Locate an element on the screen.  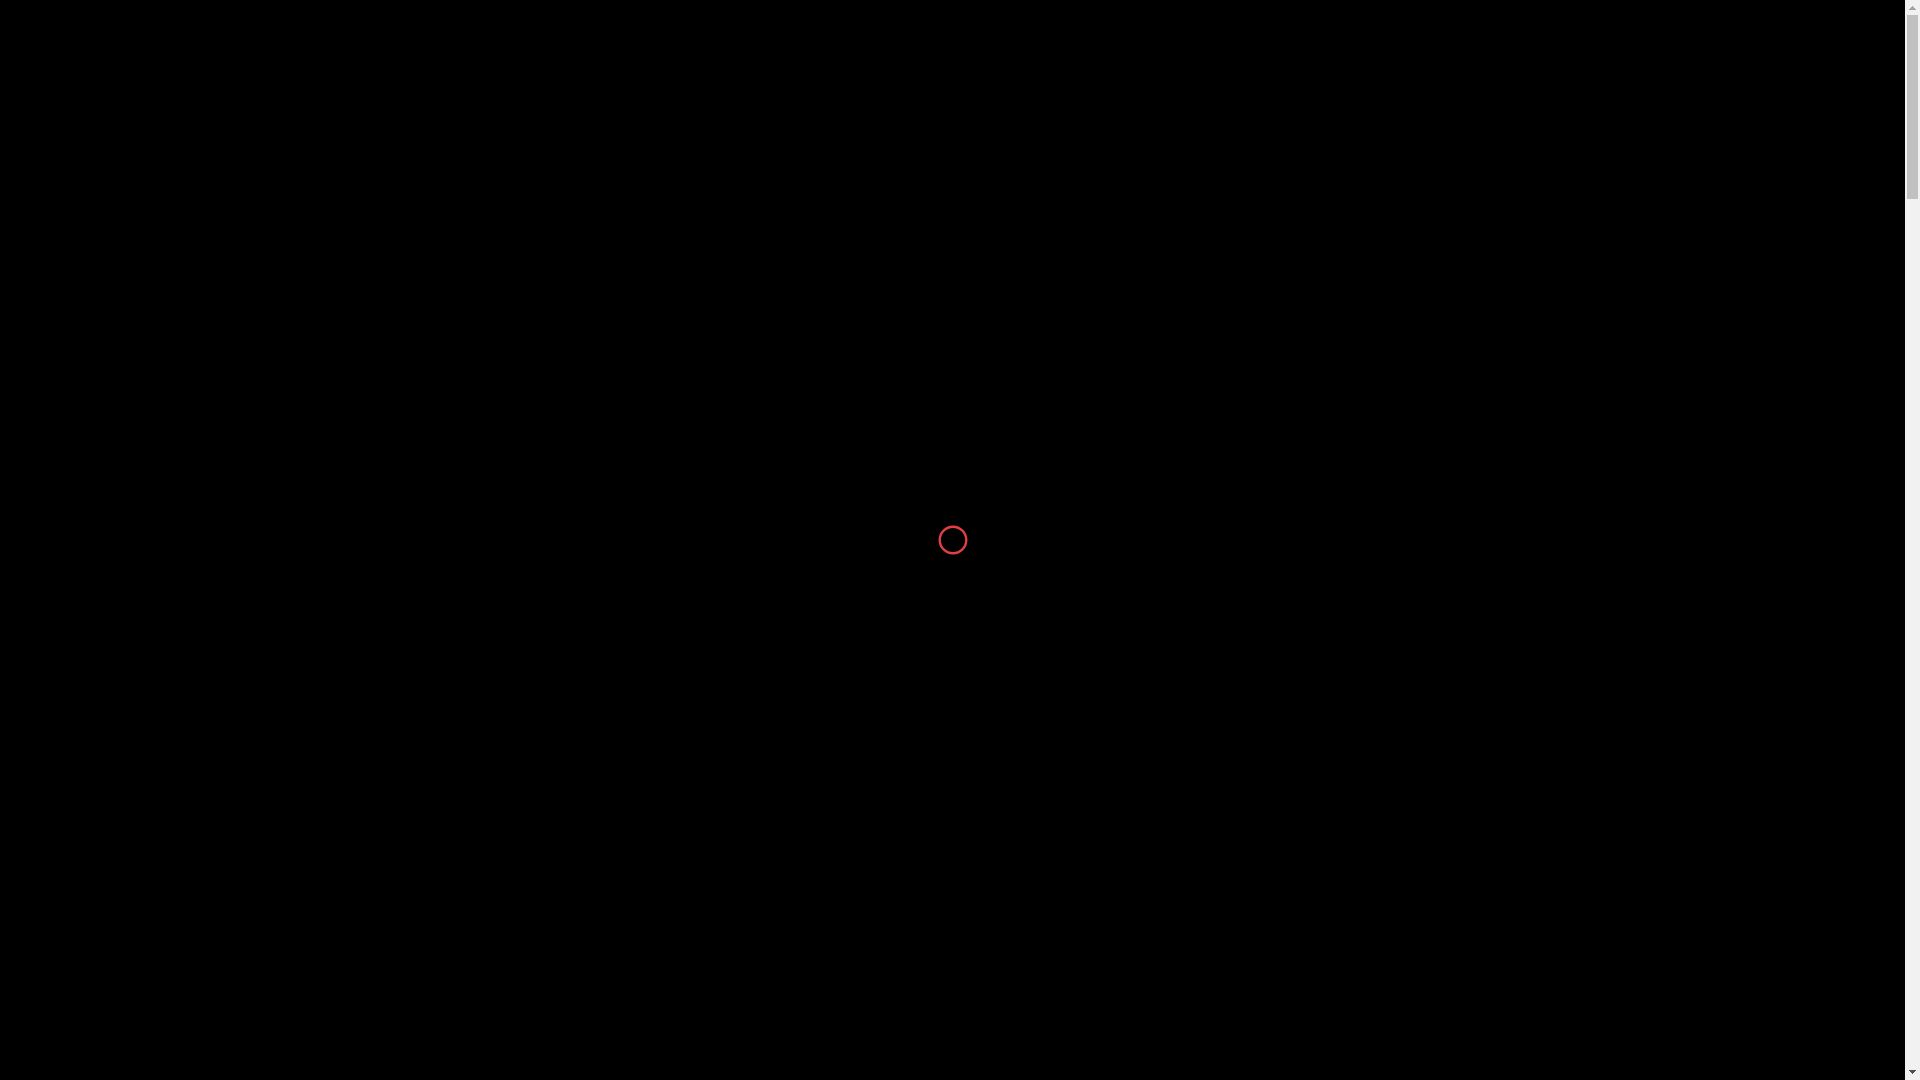
'STYLESELL' is located at coordinates (576, 67).